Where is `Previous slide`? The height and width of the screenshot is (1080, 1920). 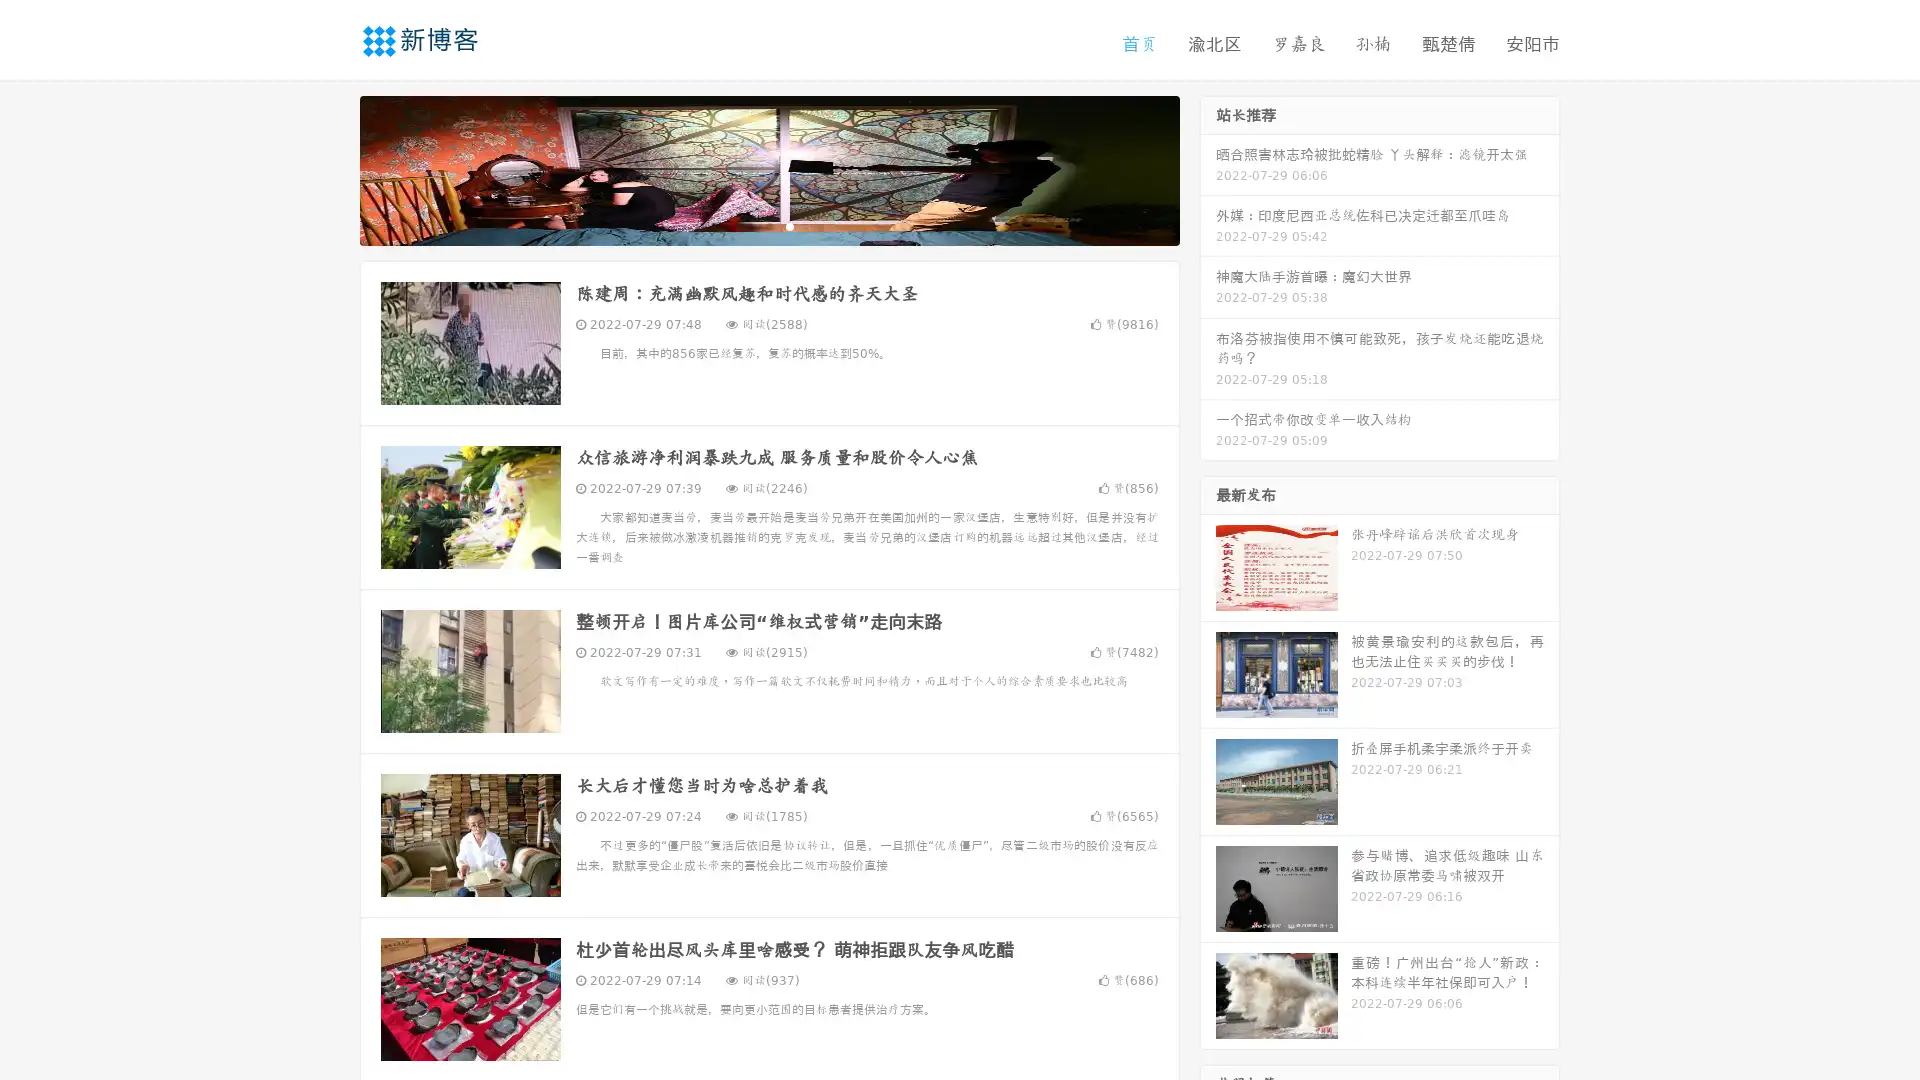
Previous slide is located at coordinates (330, 168).